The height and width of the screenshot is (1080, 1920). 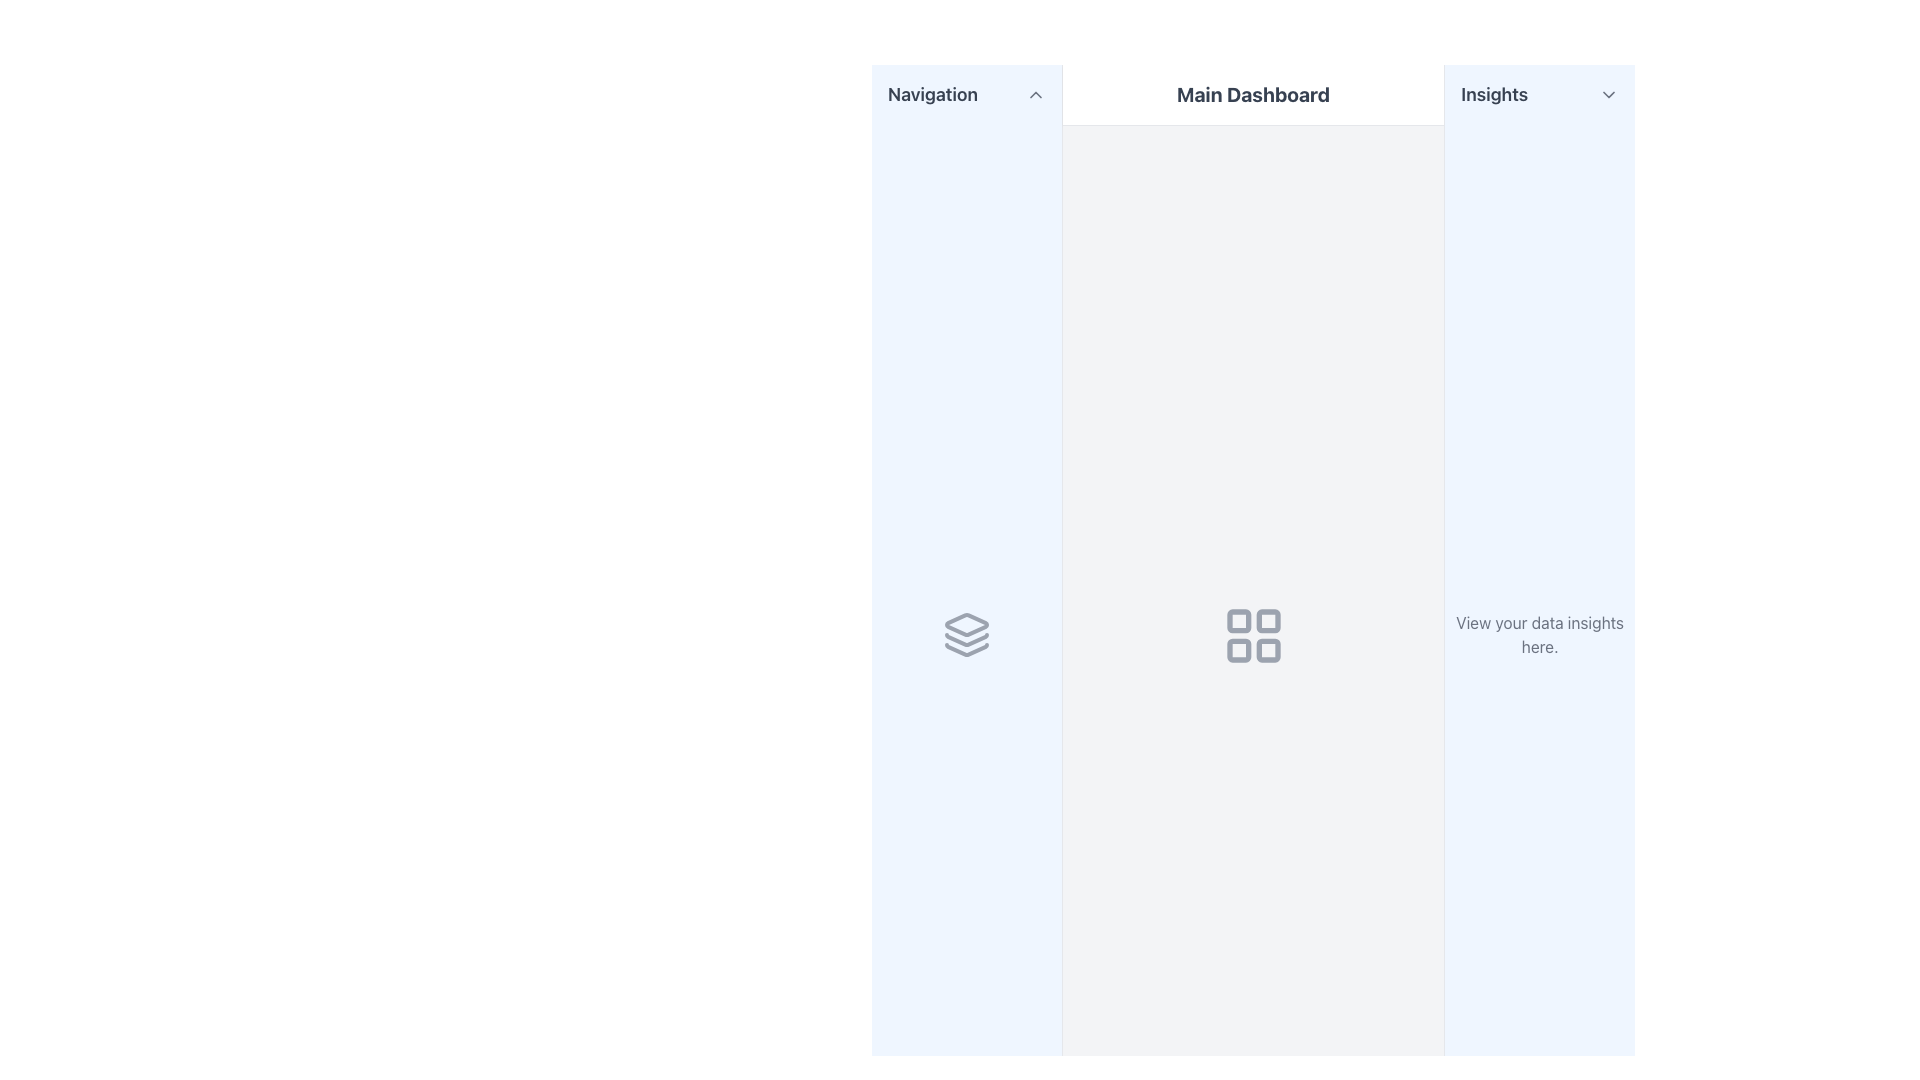 I want to click on the SVG icon representing a hierarchical or layered structure, so click(x=966, y=635).